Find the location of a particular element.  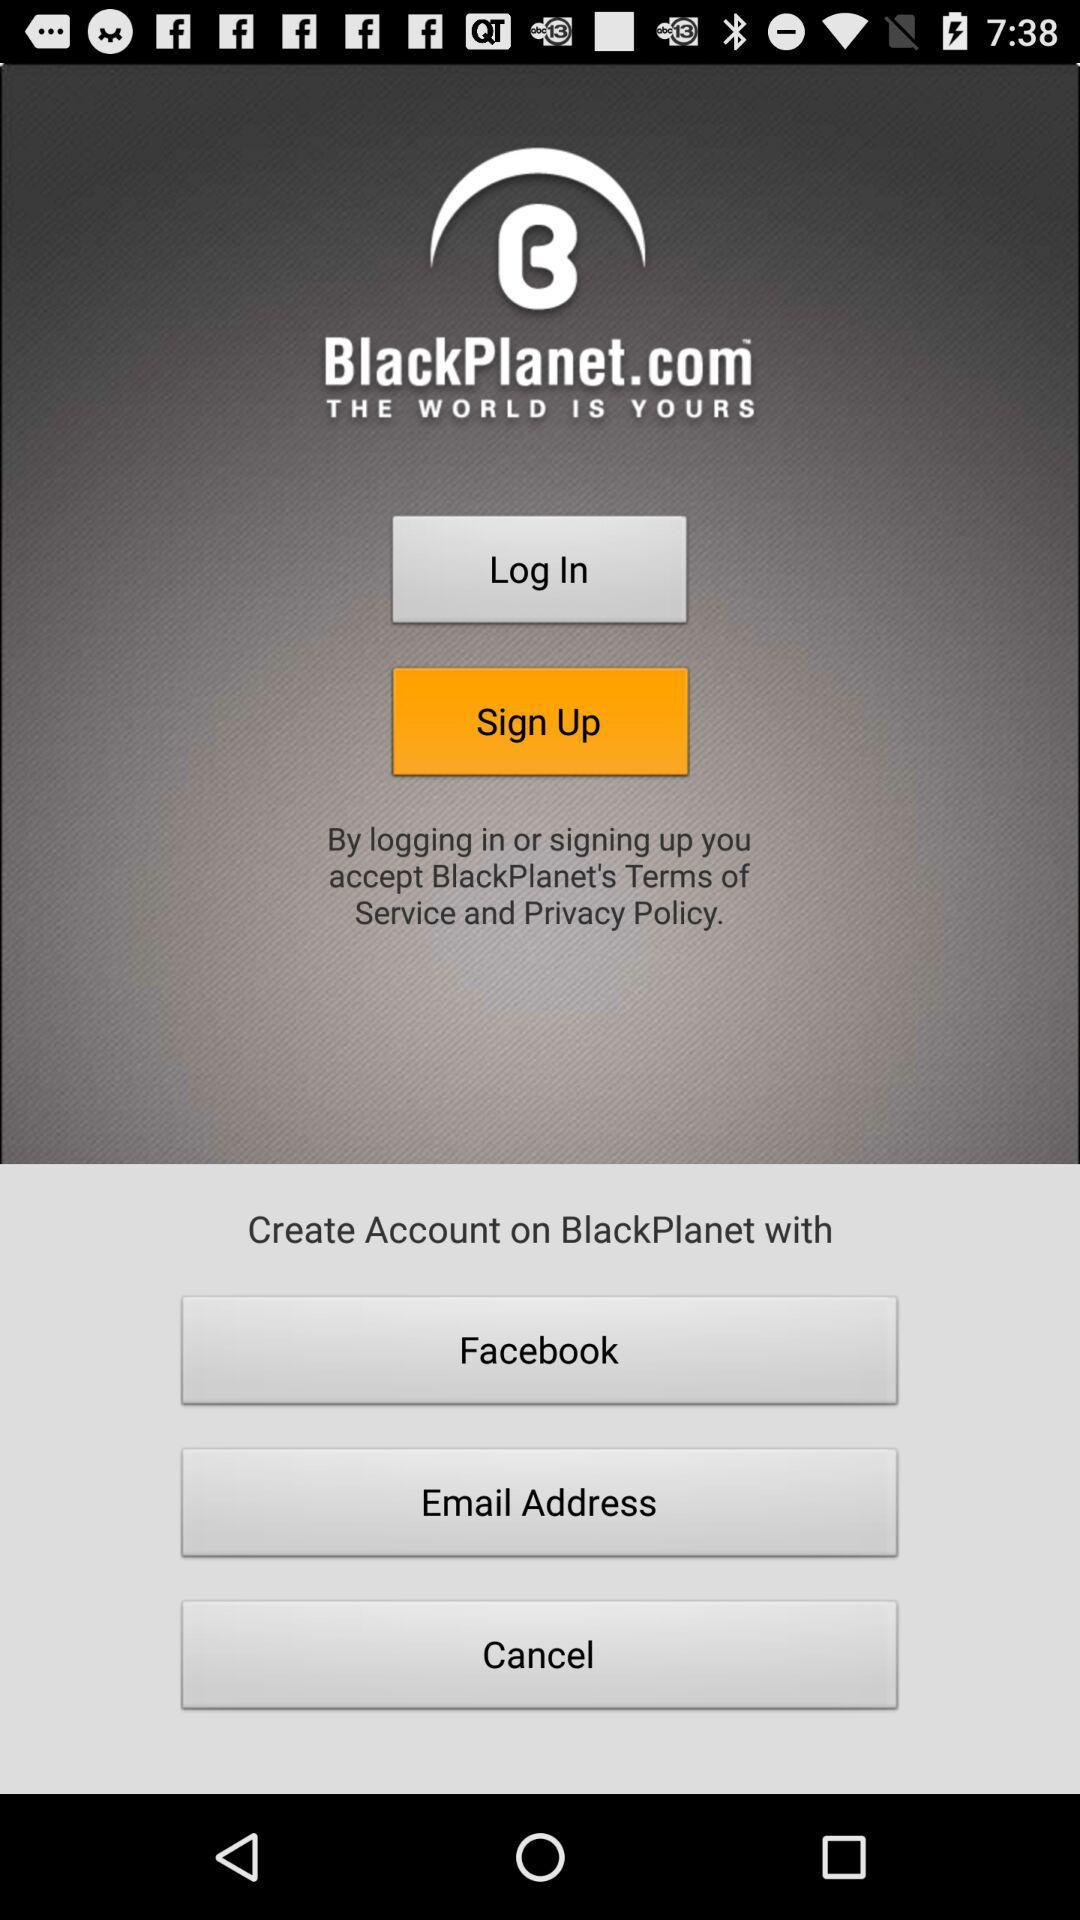

the facebook icon is located at coordinates (540, 1355).